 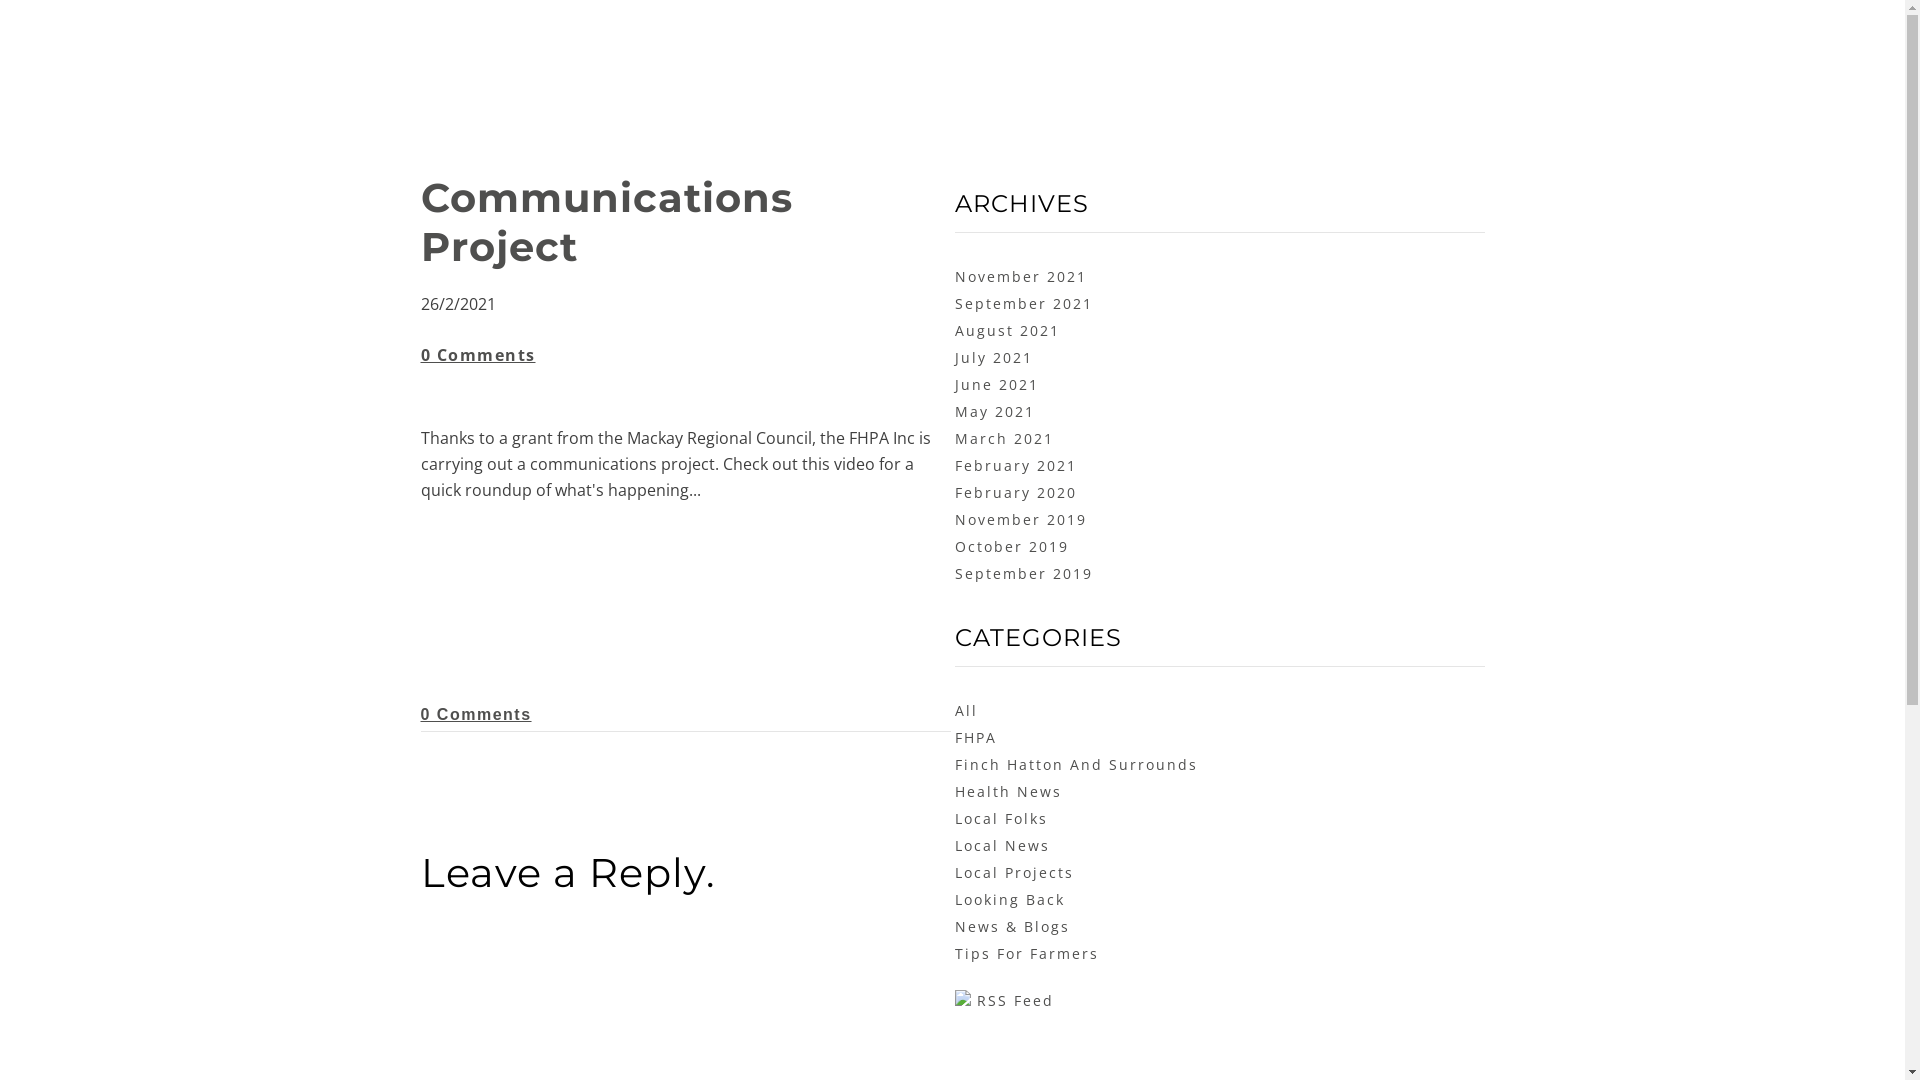 I want to click on '0 Comments', so click(x=474, y=713).